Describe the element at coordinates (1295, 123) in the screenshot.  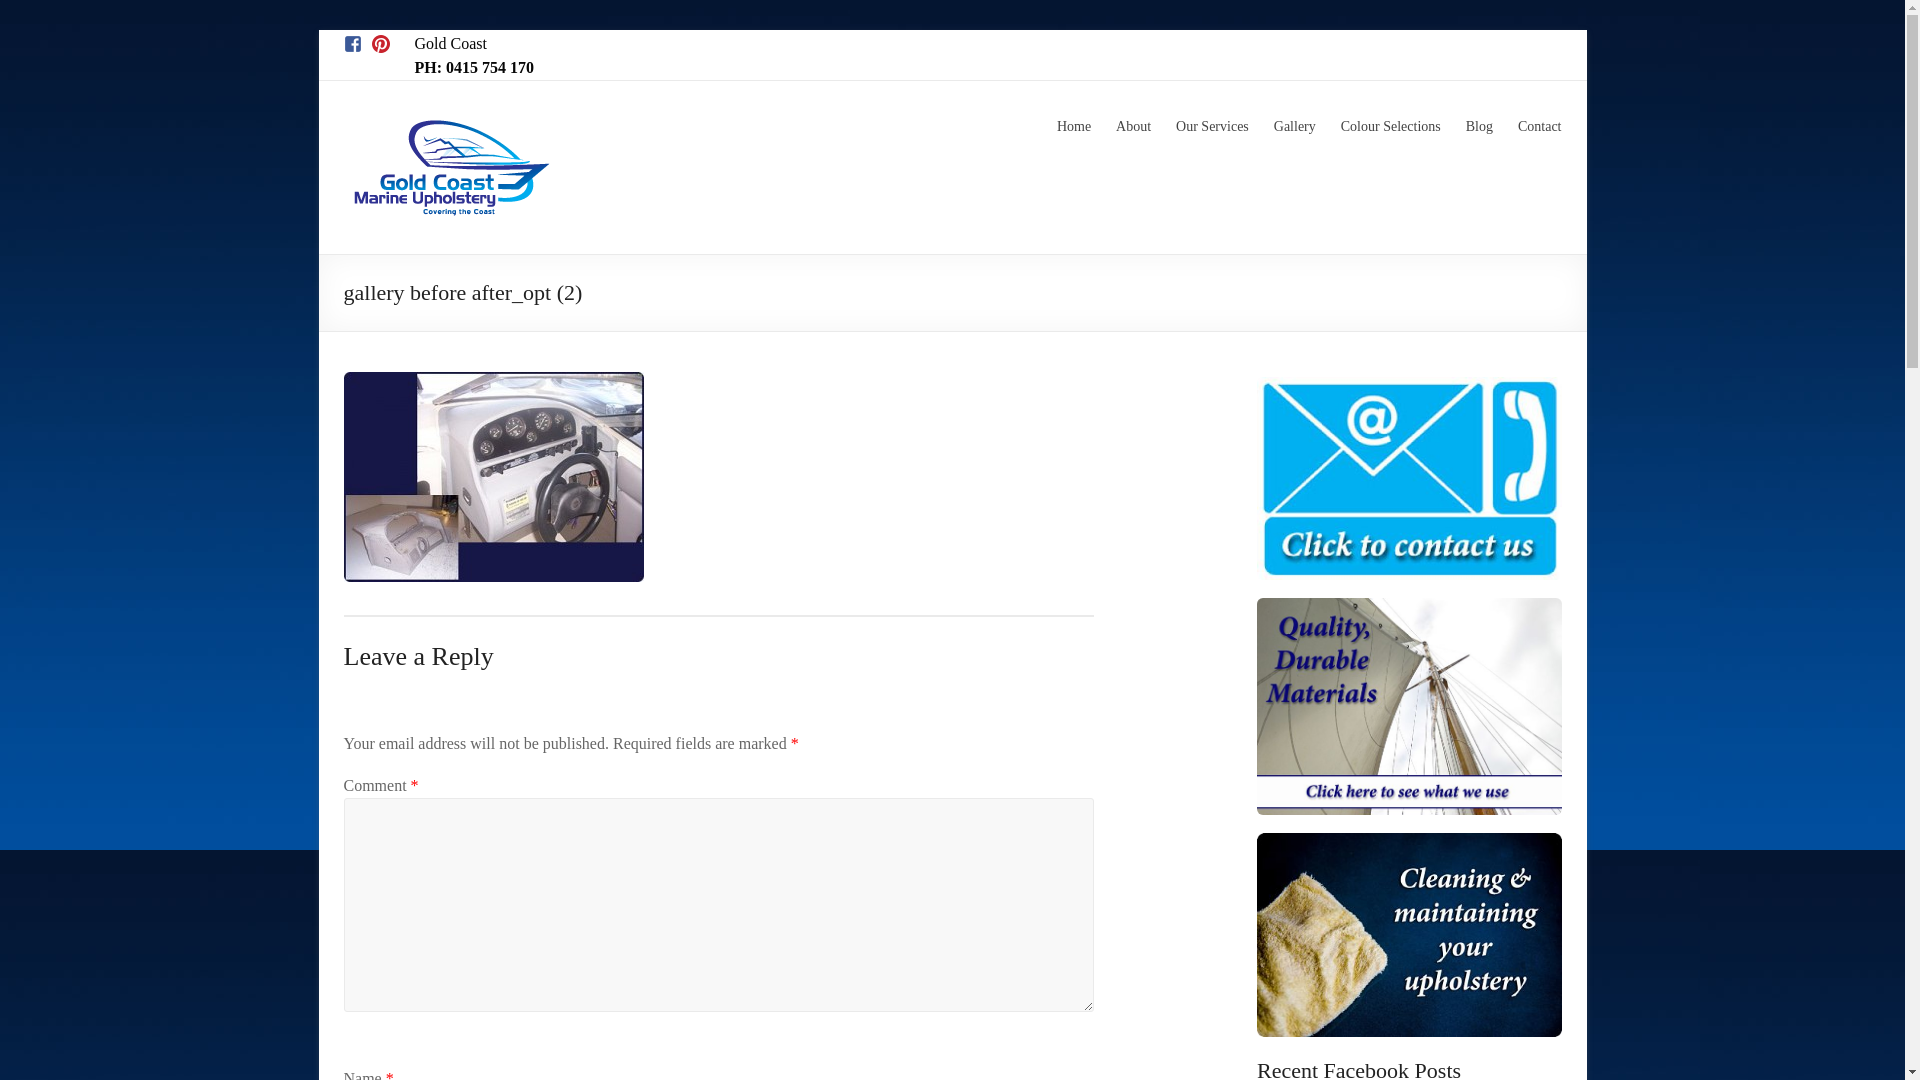
I see `'Gallery'` at that location.